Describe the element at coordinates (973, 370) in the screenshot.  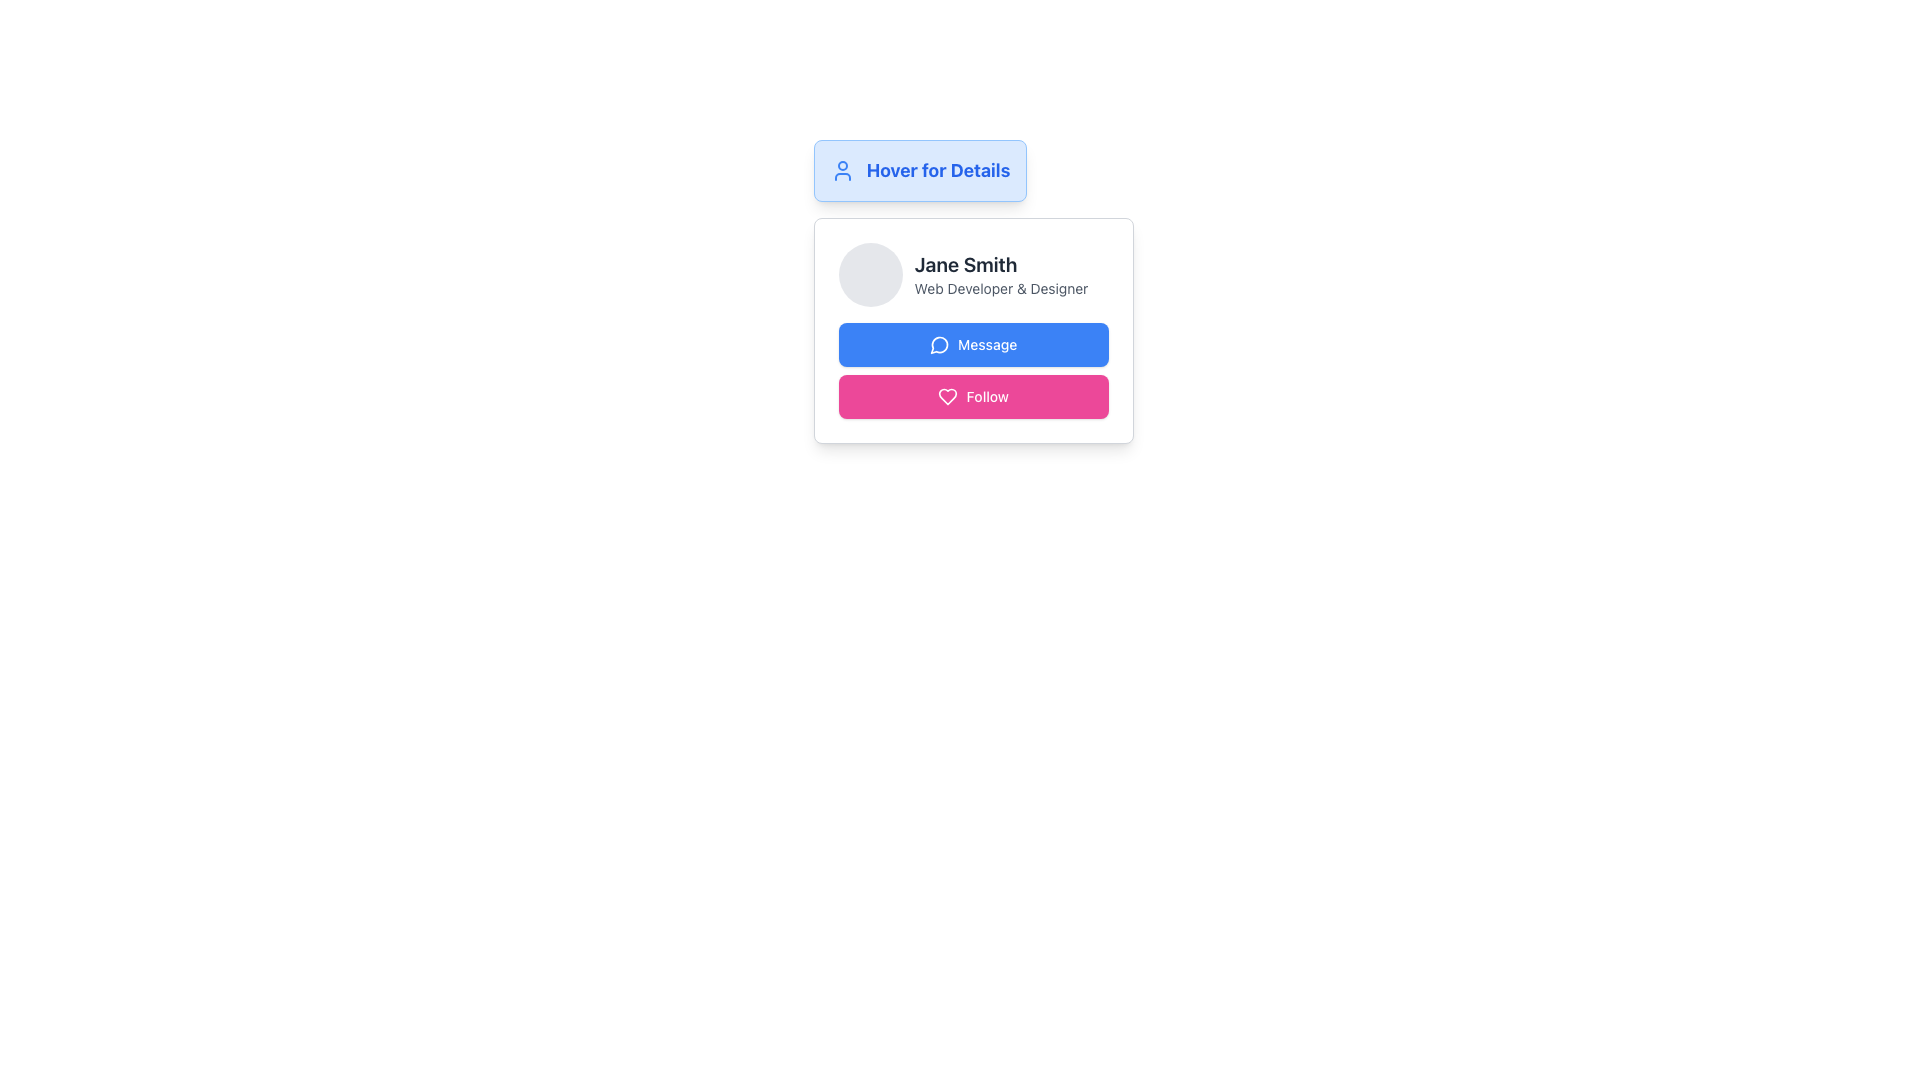
I see `the 'Follow' button in the segmented button group, which is located below the user's information and has a pink background with white text and a heart icon` at that location.